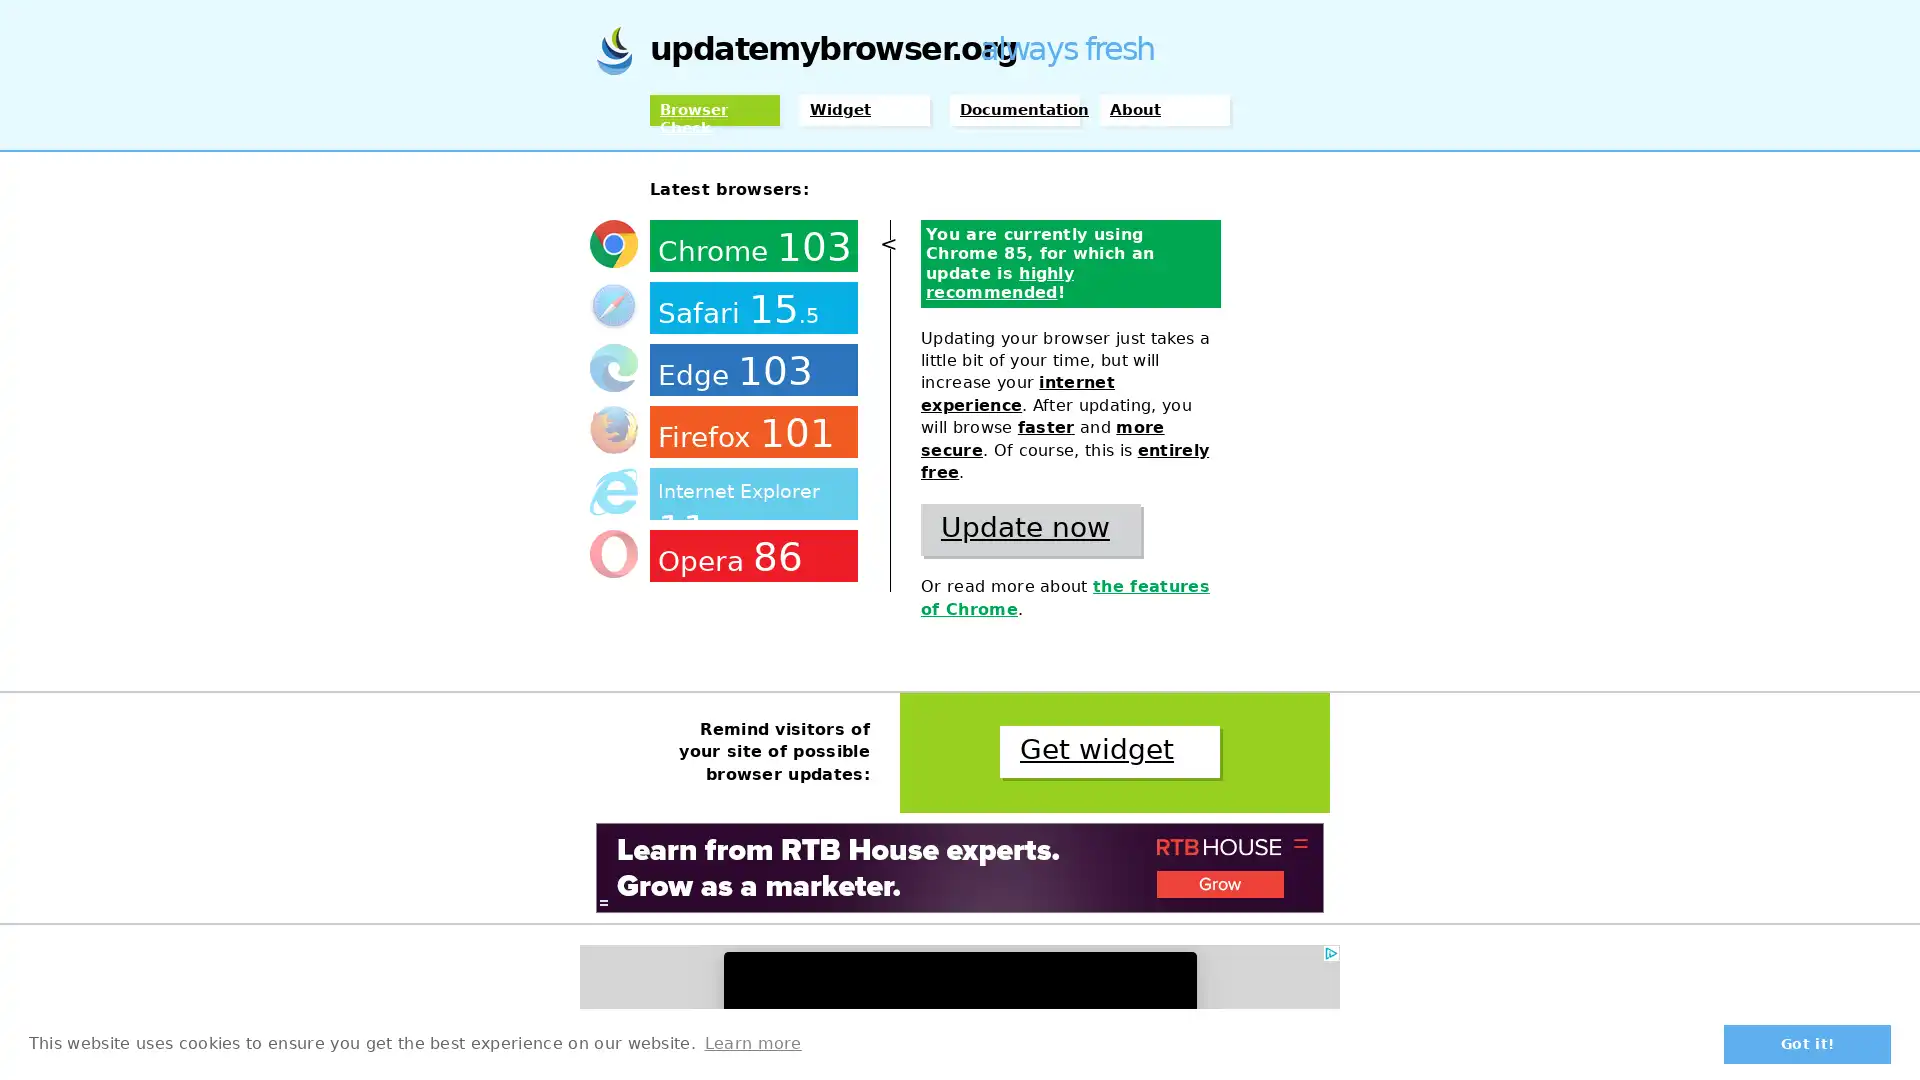 This screenshot has height=1080, width=1920. What do you see at coordinates (751, 1043) in the screenshot?
I see `learn more about cookies` at bounding box center [751, 1043].